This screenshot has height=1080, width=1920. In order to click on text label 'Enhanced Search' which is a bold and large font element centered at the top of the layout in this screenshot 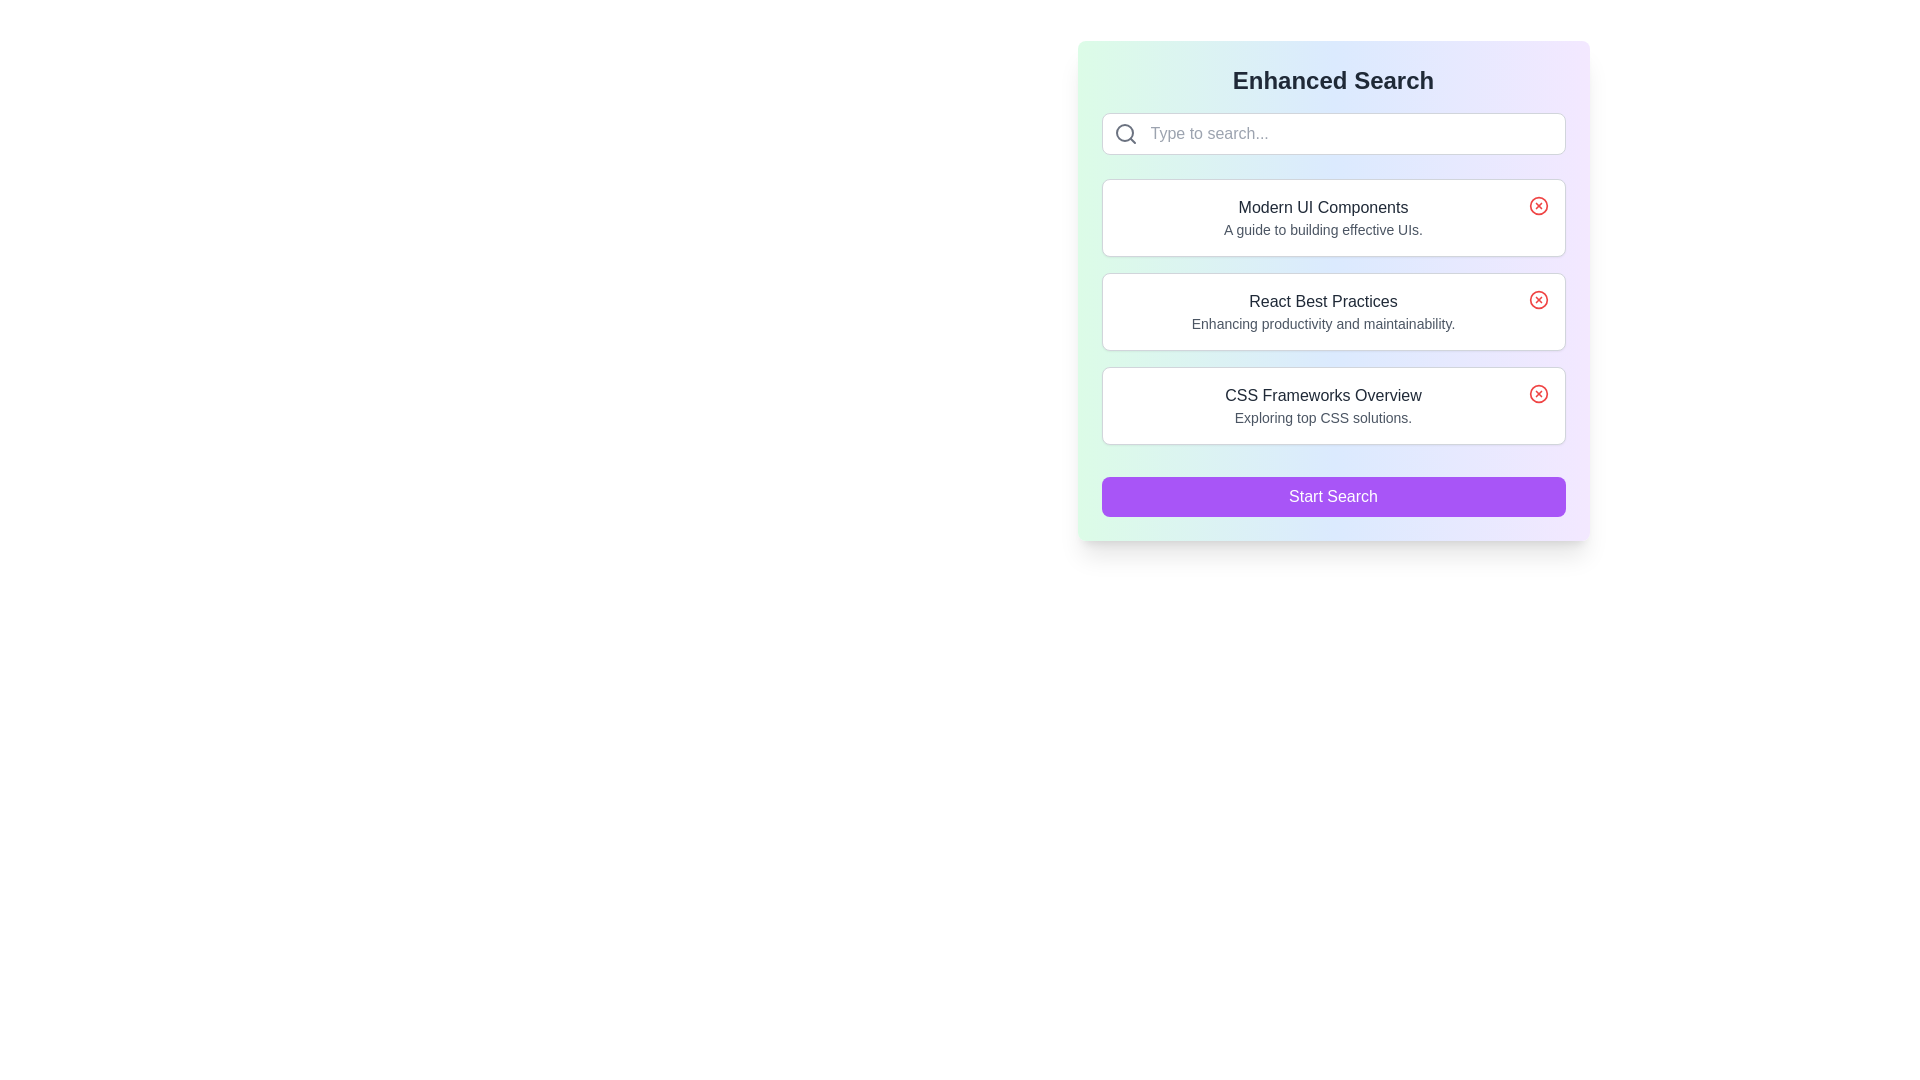, I will do `click(1333, 80)`.